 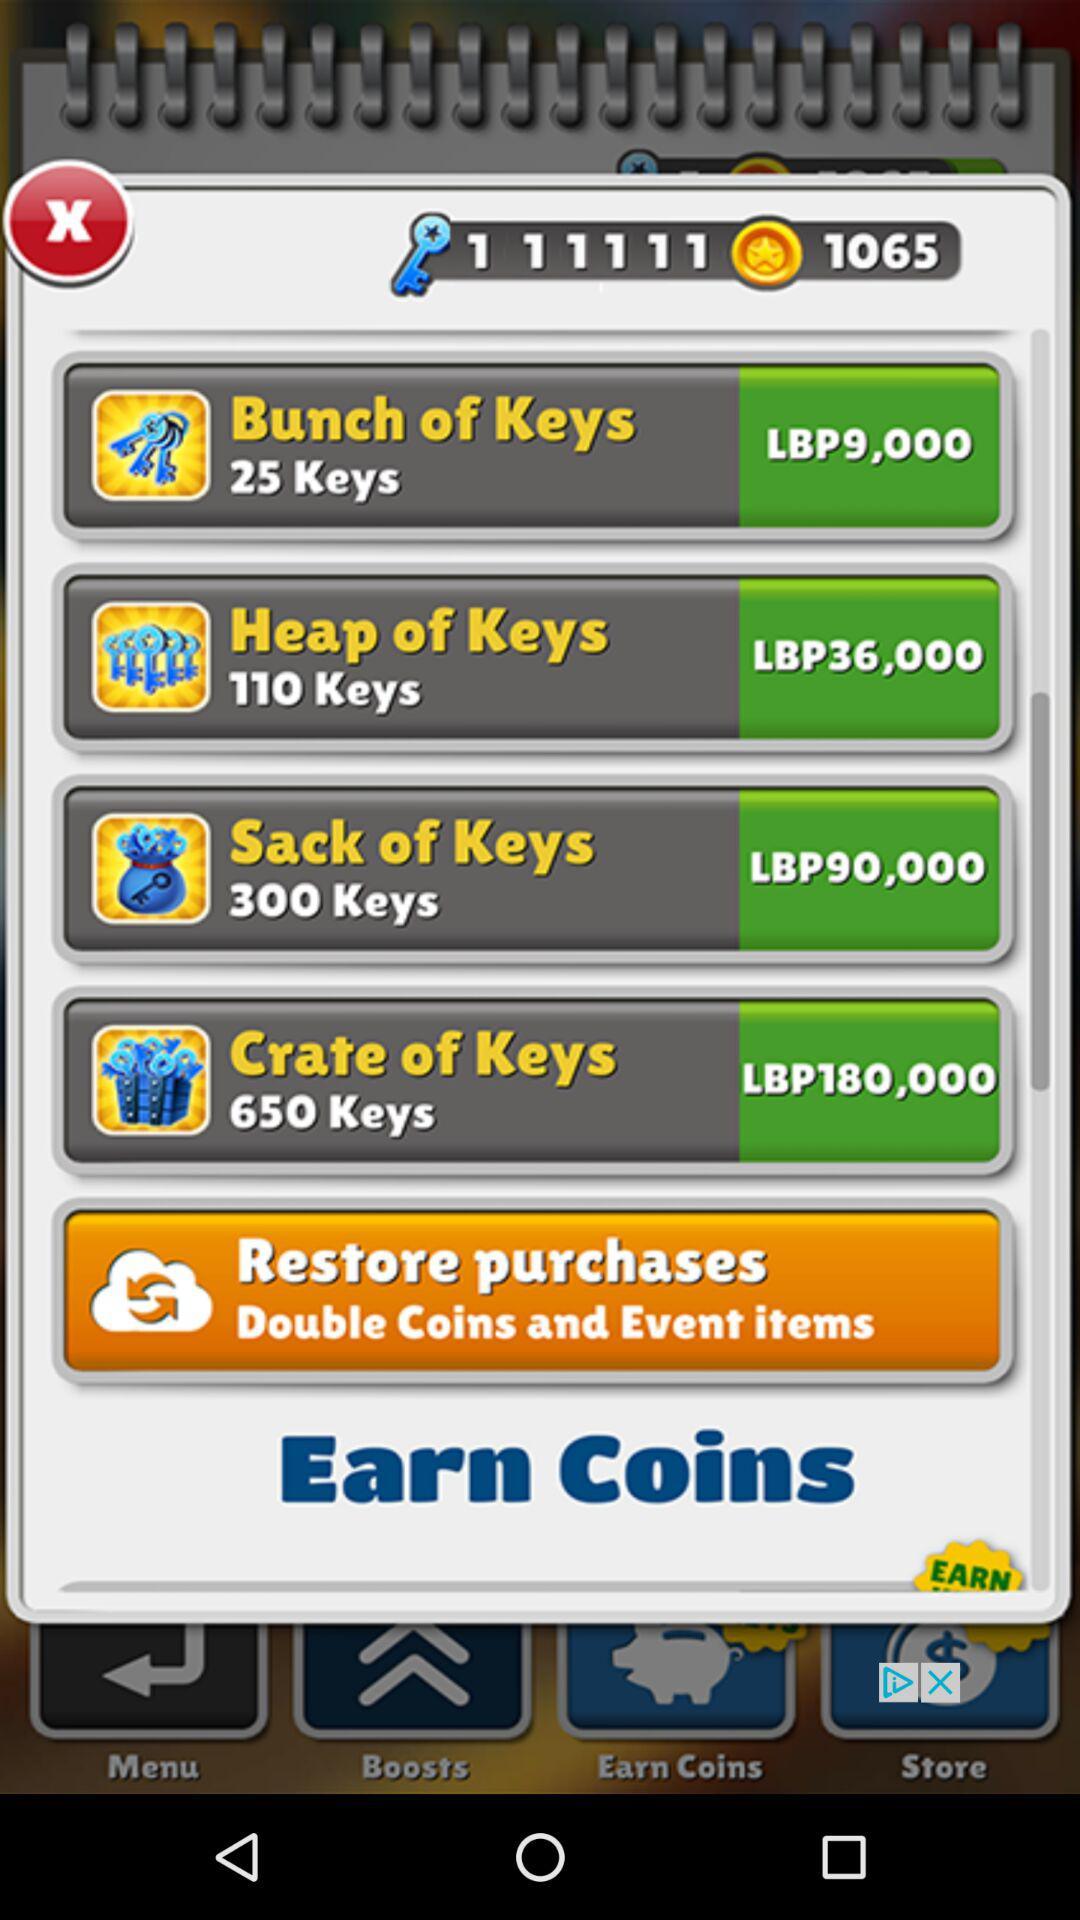 What do you see at coordinates (868, 449) in the screenshot?
I see `buy coins` at bounding box center [868, 449].